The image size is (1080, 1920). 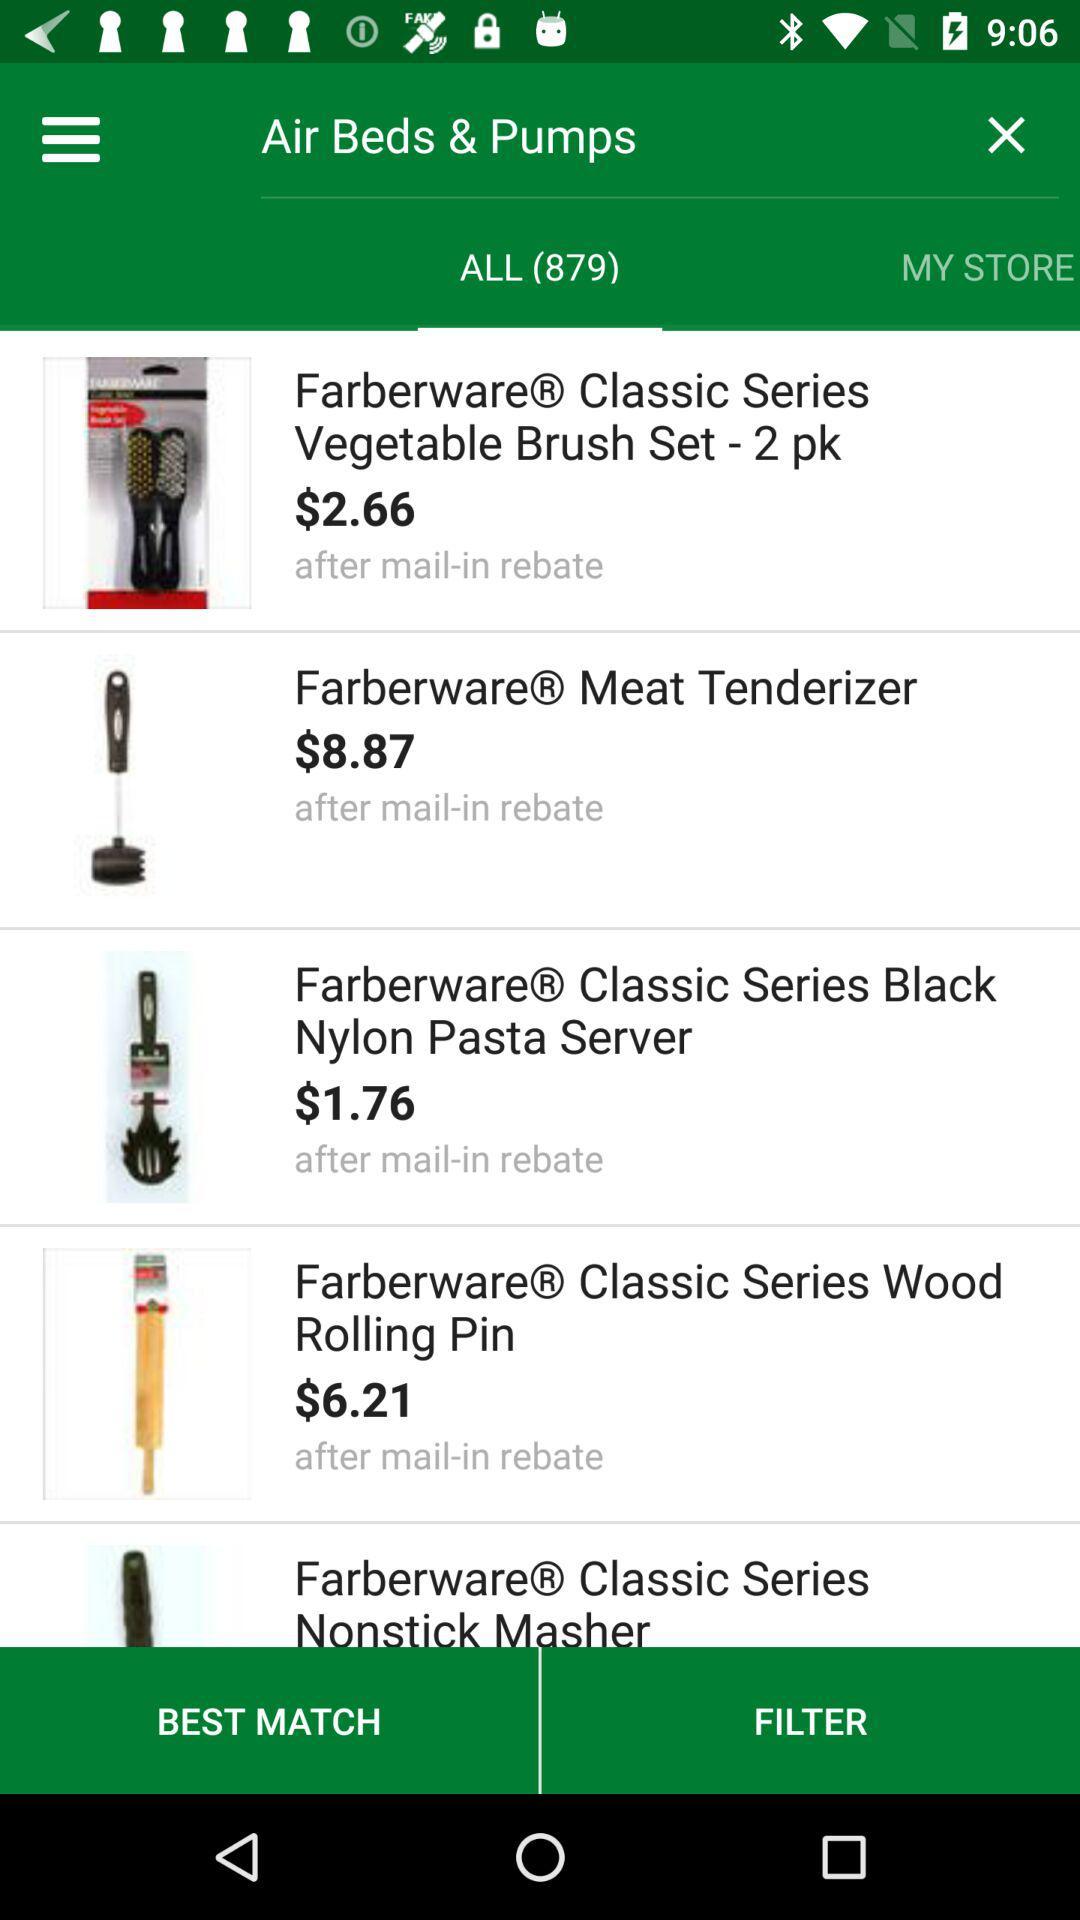 I want to click on the second image in the page, so click(x=145, y=778).